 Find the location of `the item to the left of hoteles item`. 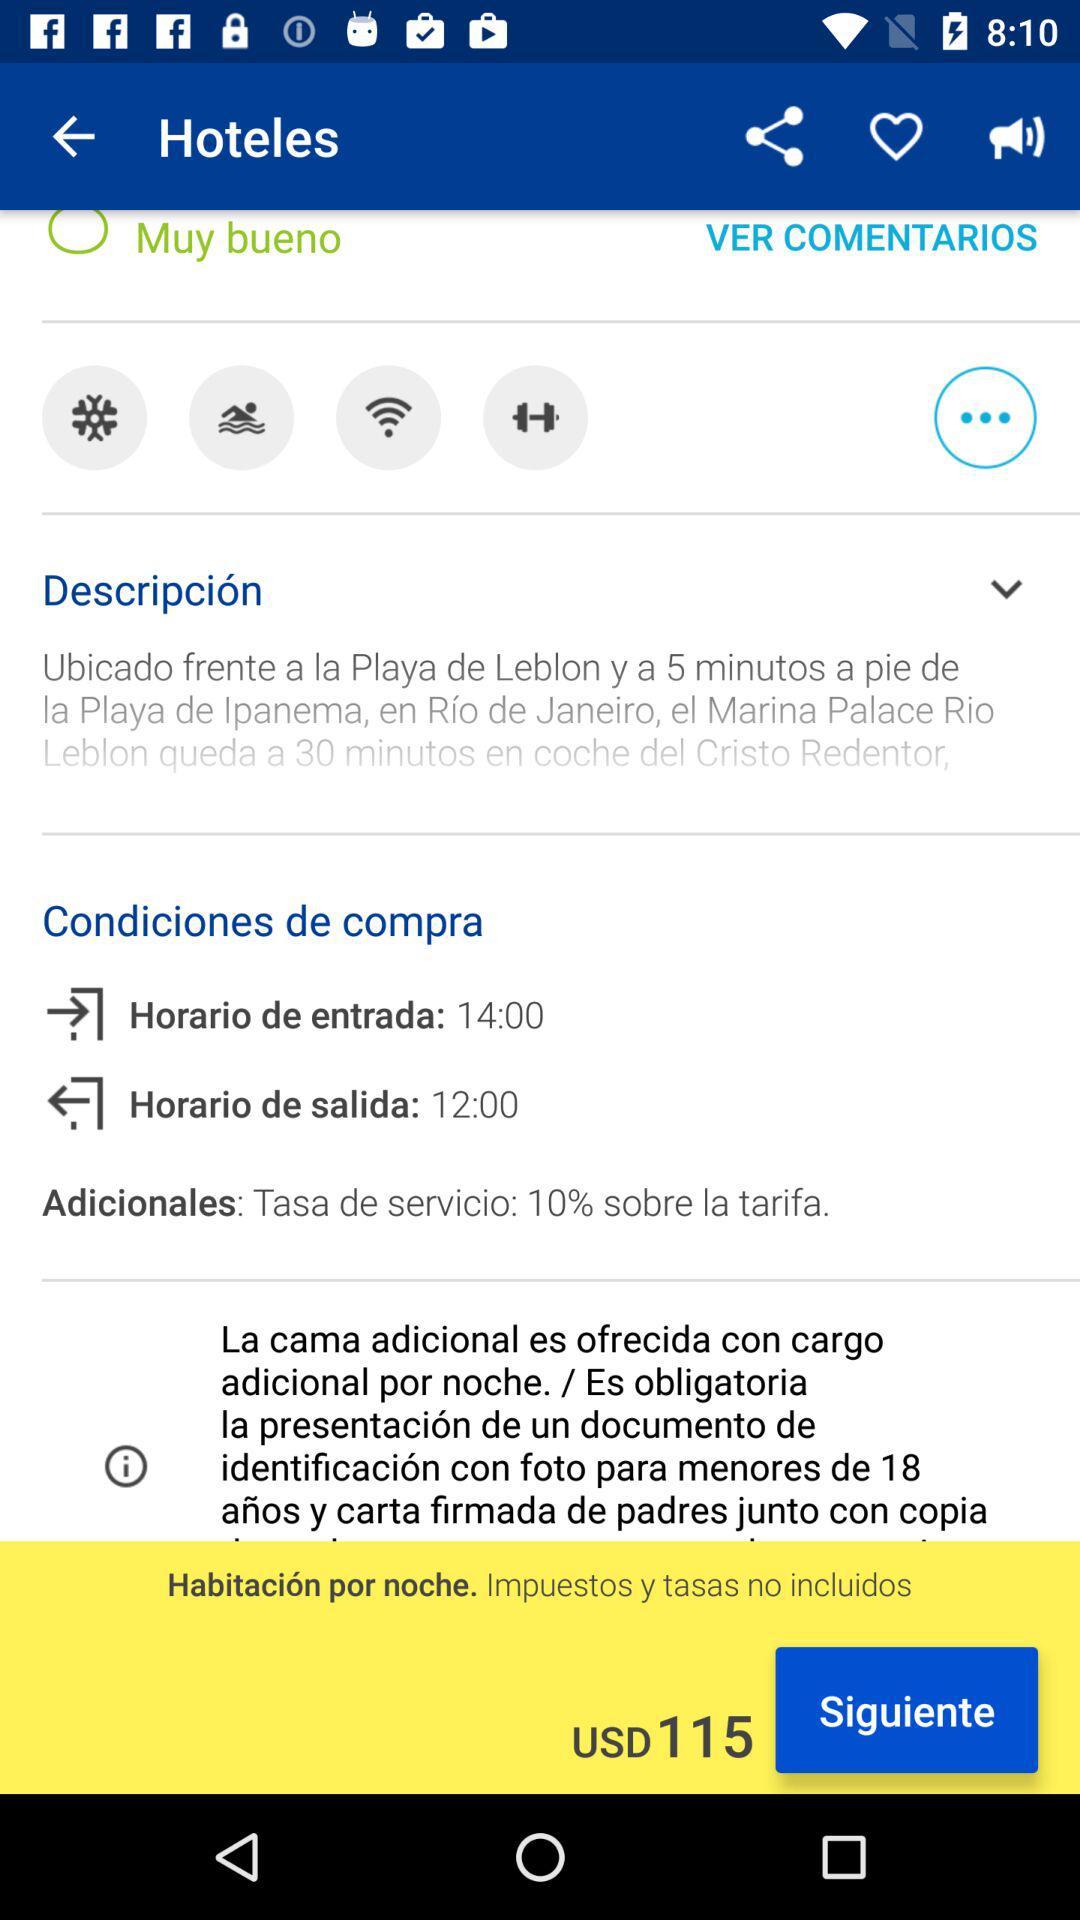

the item to the left of hoteles item is located at coordinates (72, 135).